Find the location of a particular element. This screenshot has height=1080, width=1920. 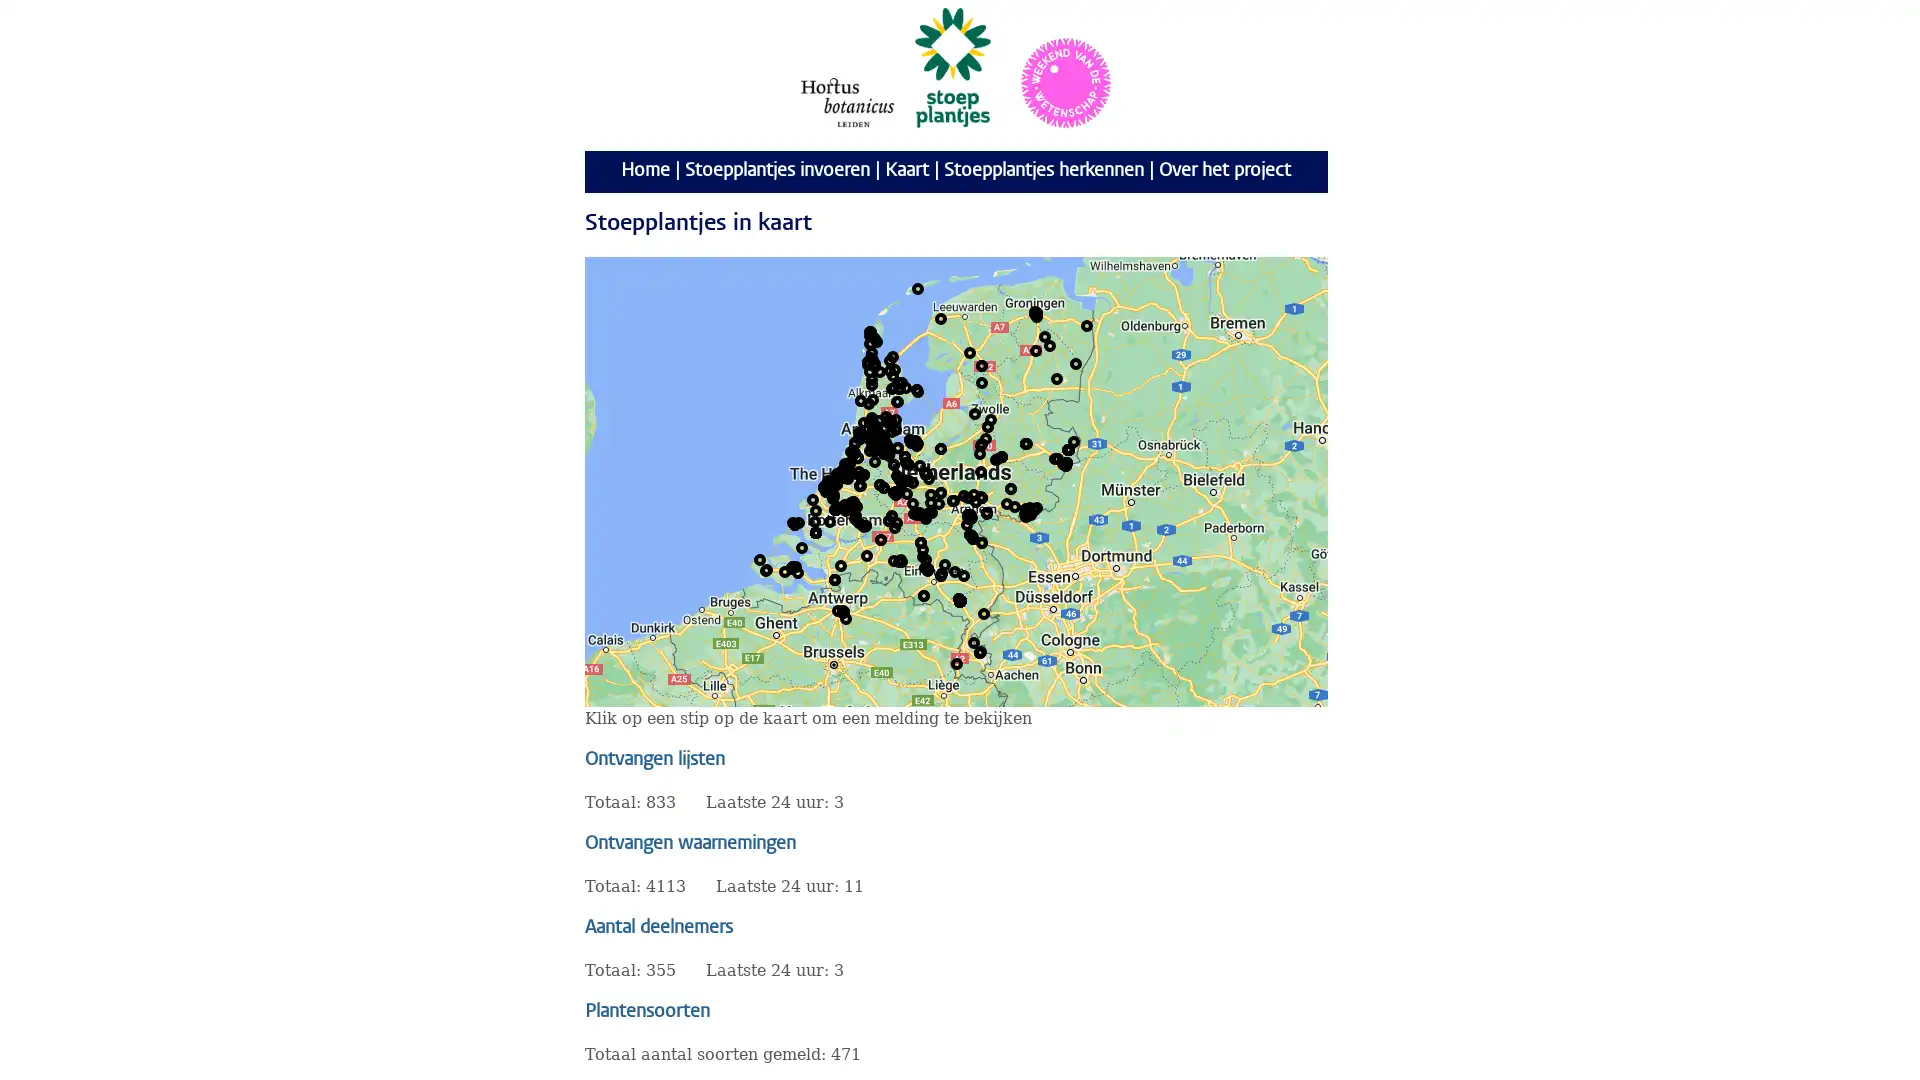

Telling van M. de Wit op 31 oktober 2021 is located at coordinates (987, 512).